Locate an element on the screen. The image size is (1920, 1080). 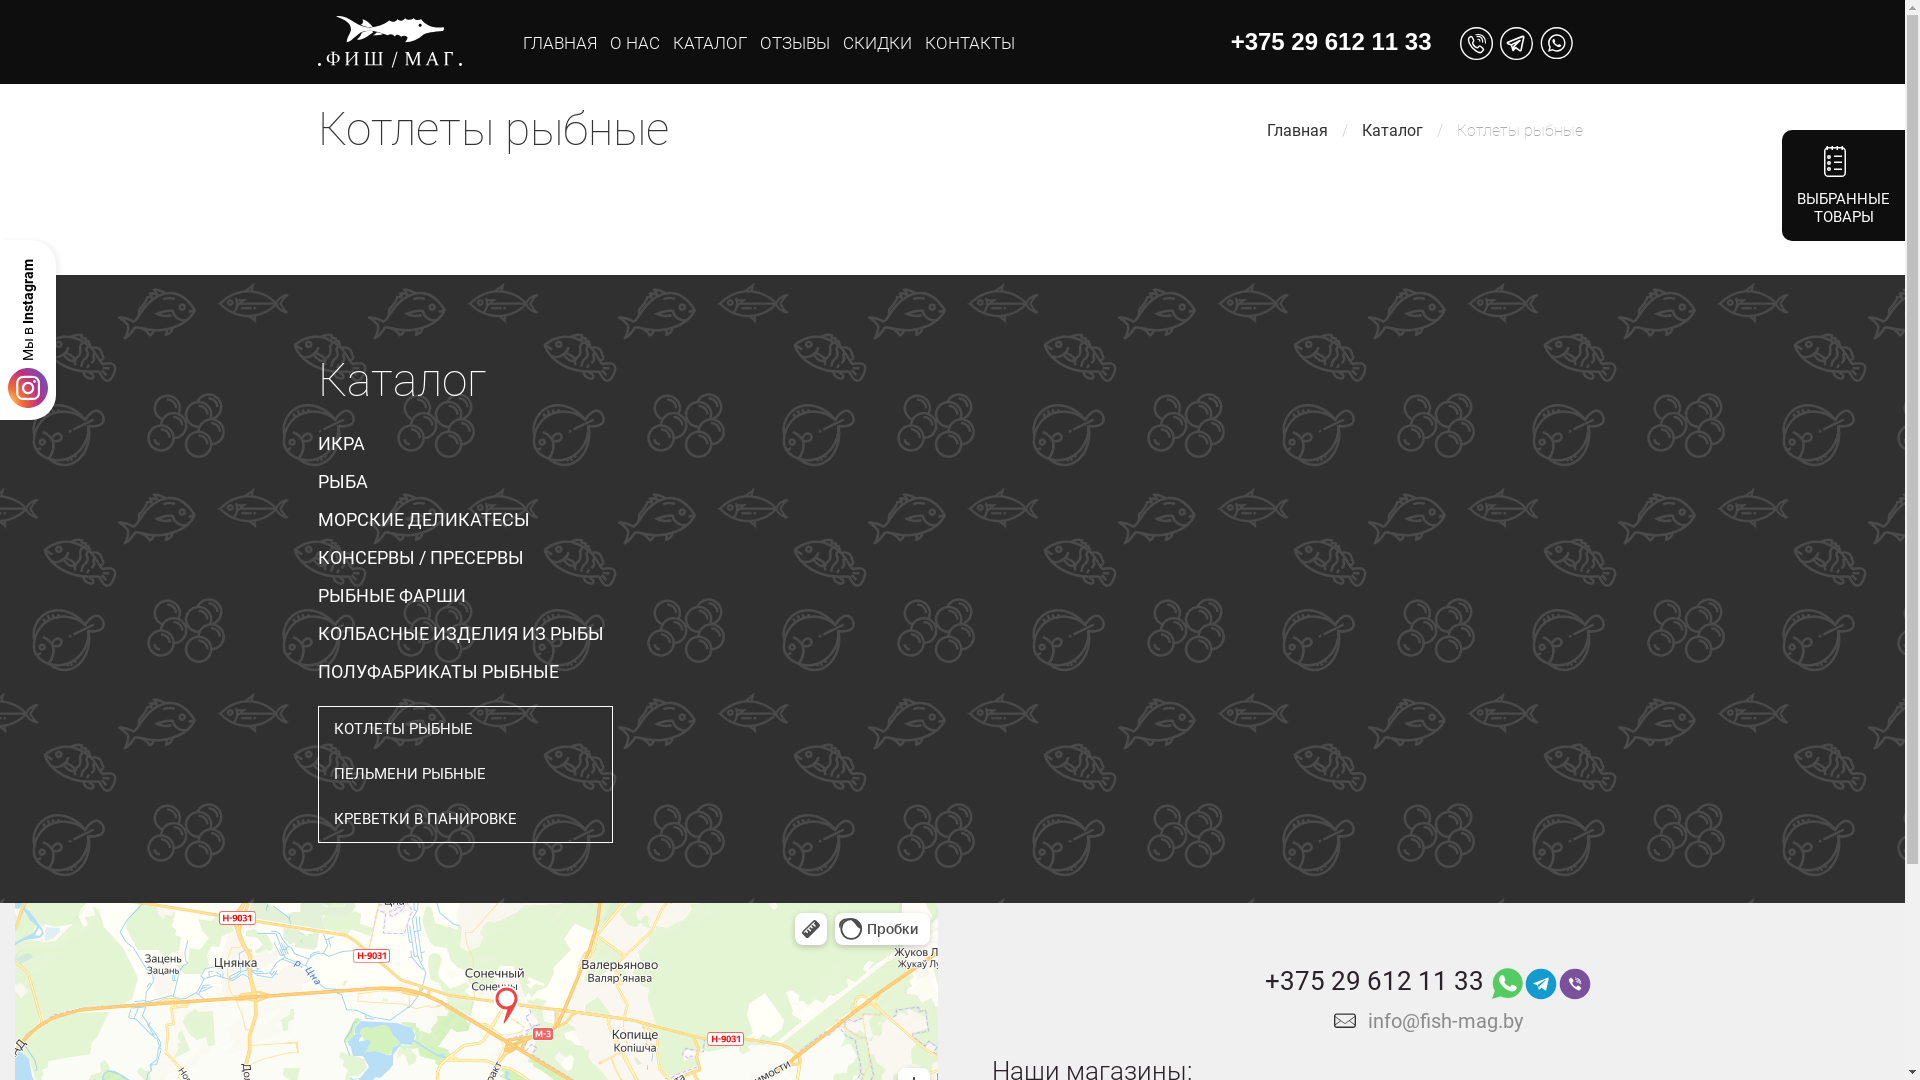
'+375 29 612 11 33' is located at coordinates (1331, 41).